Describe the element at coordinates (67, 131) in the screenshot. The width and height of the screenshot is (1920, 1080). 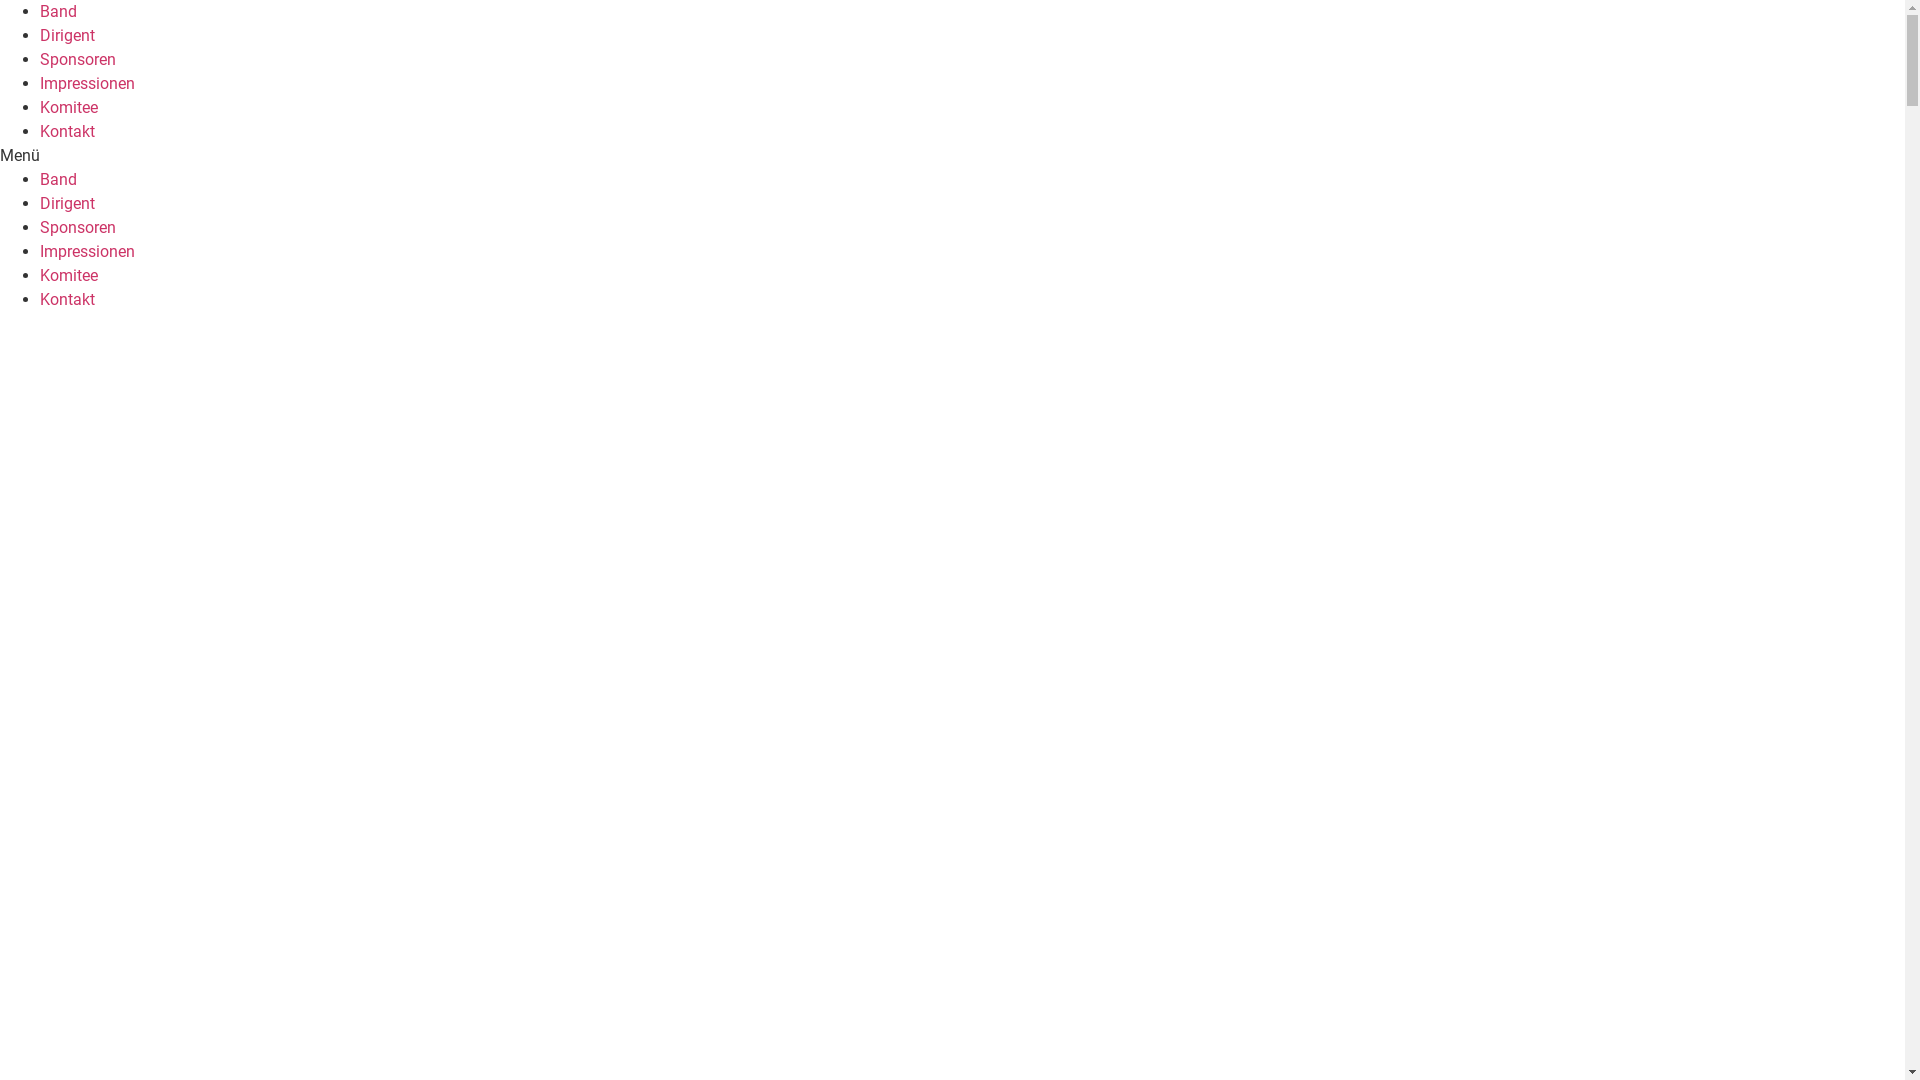
I see `'Kontakt'` at that location.